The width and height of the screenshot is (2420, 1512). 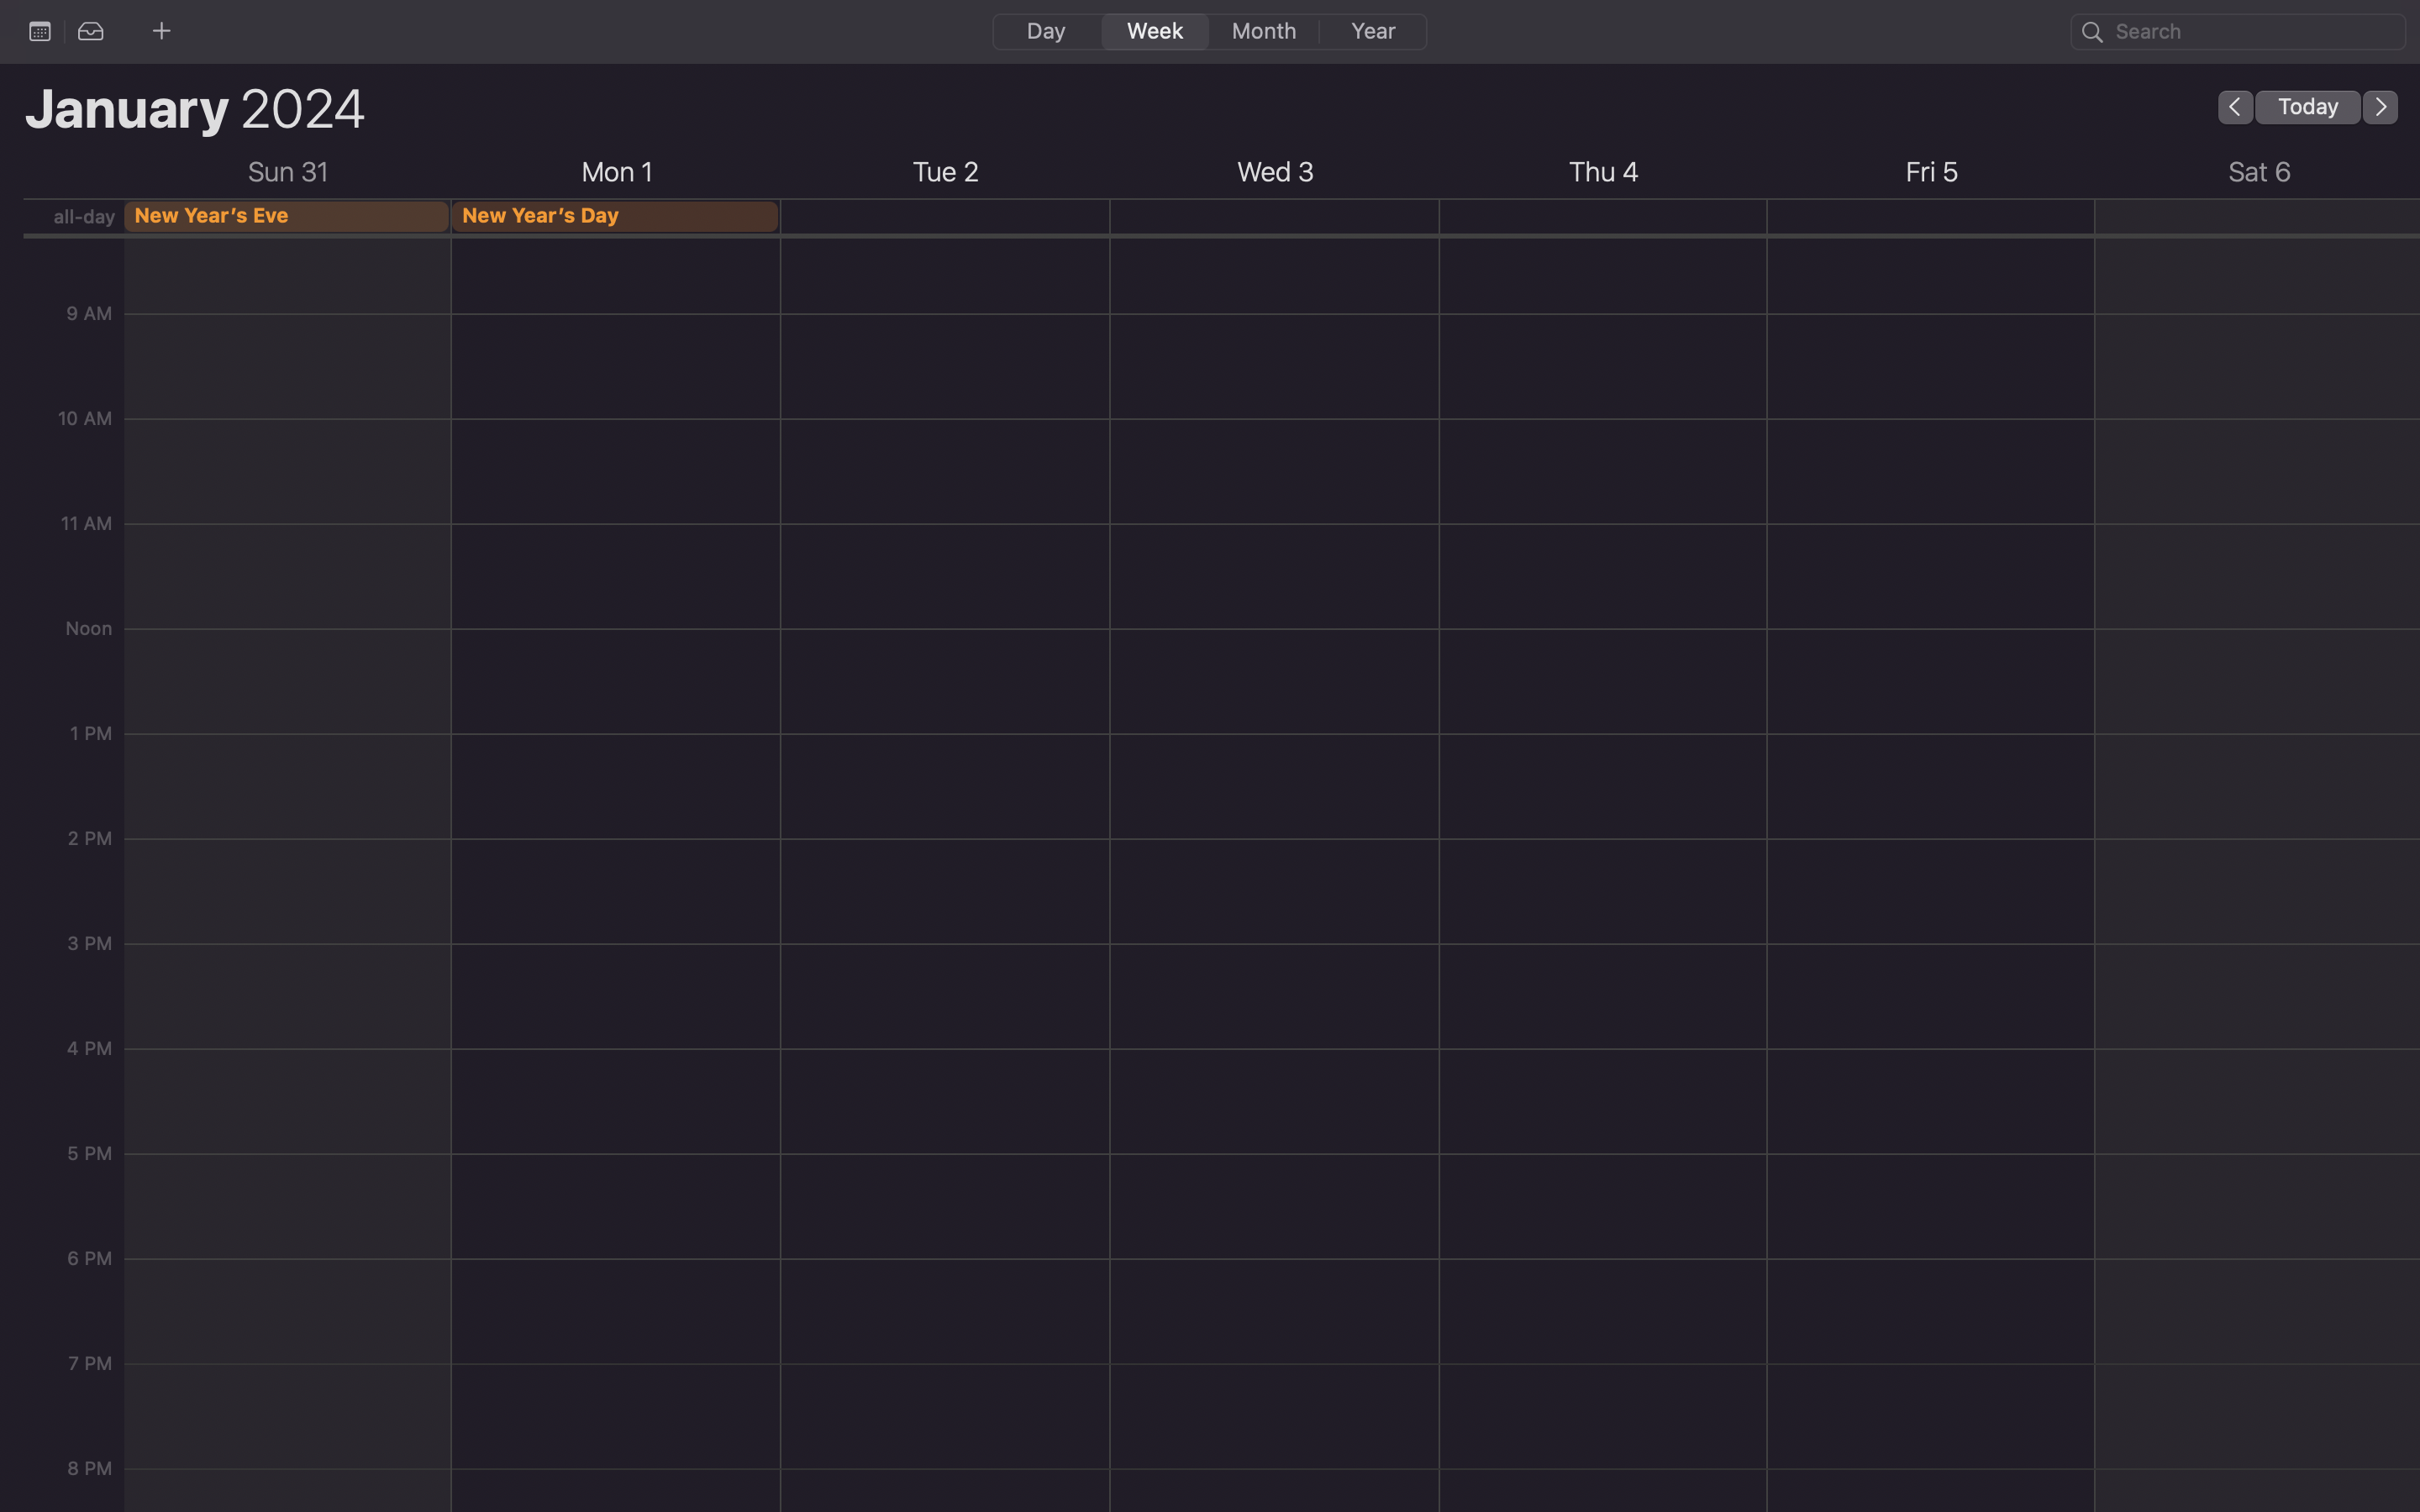 I want to click on Arrange a meeting for 6 pm on the forthcoming Wednesday, so click(x=1278, y=1291).